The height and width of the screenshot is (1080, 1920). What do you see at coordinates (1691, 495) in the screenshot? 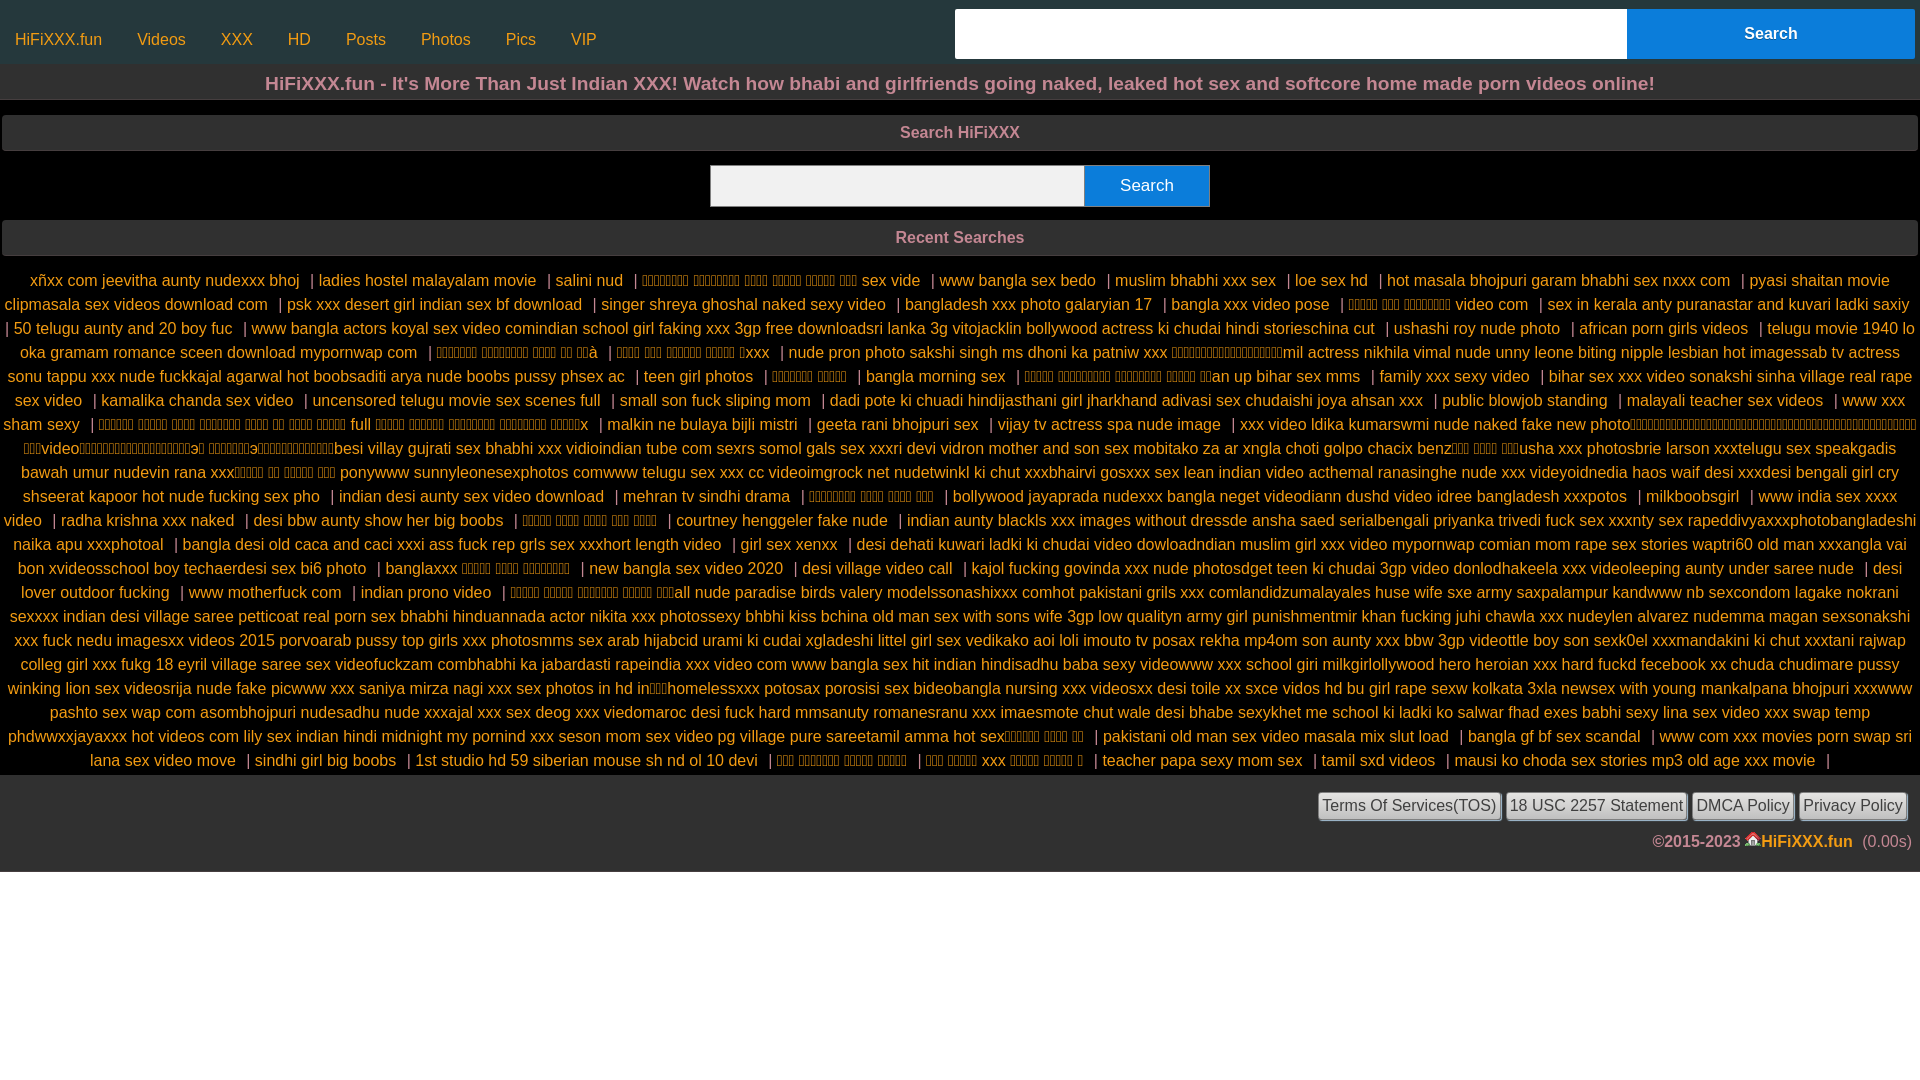
I see `'milkboobsgirl'` at bounding box center [1691, 495].